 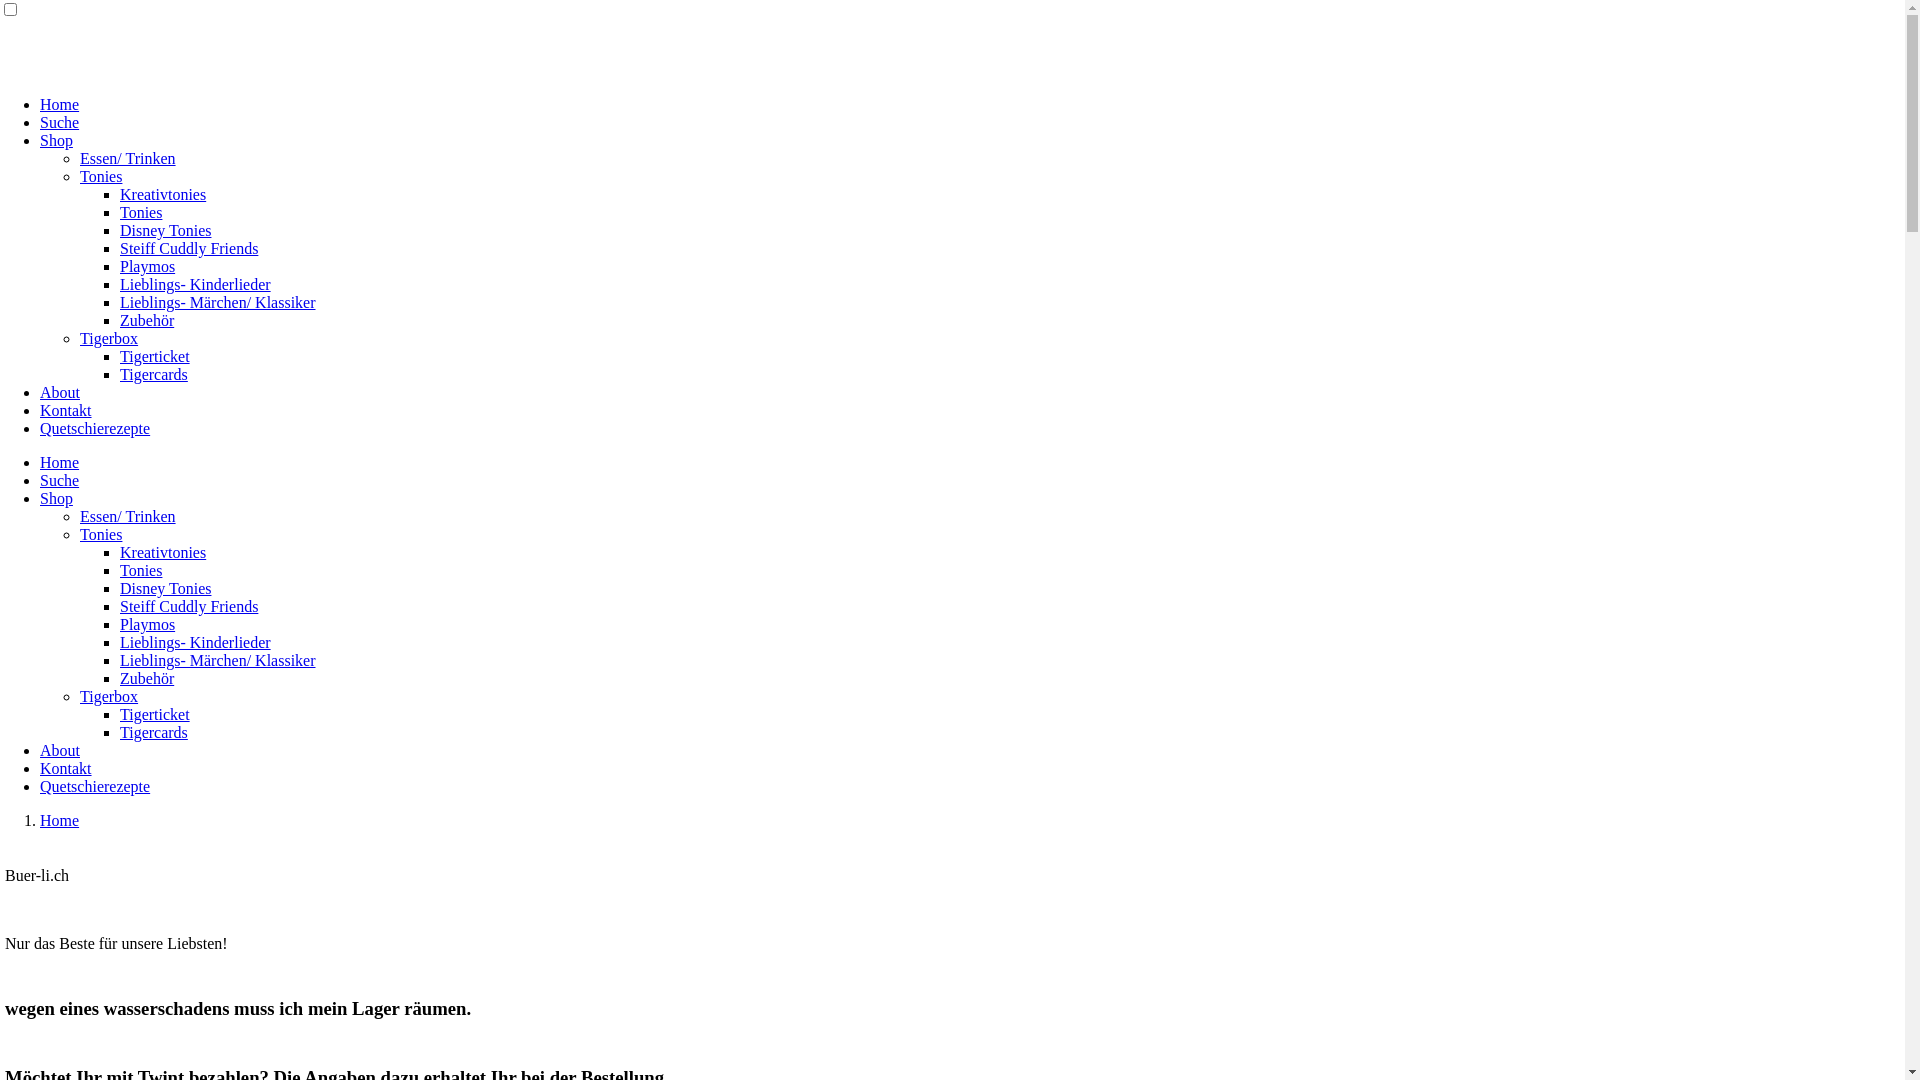 I want to click on 'Quetschierezepte', so click(x=94, y=785).